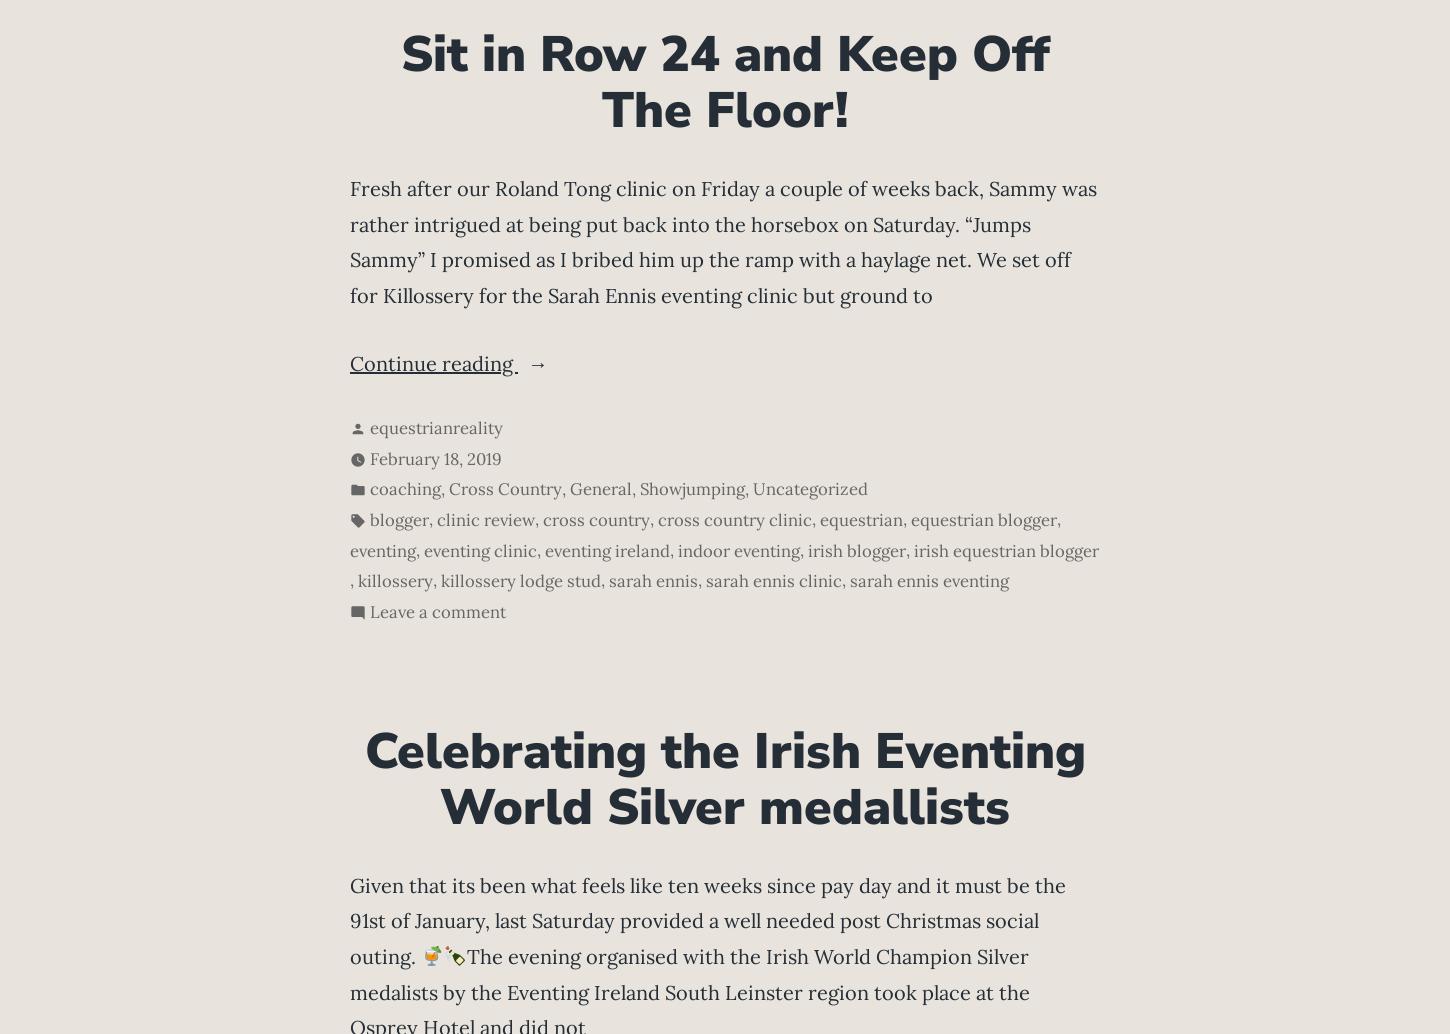  Describe the element at coordinates (601, 487) in the screenshot. I see `'General'` at that location.